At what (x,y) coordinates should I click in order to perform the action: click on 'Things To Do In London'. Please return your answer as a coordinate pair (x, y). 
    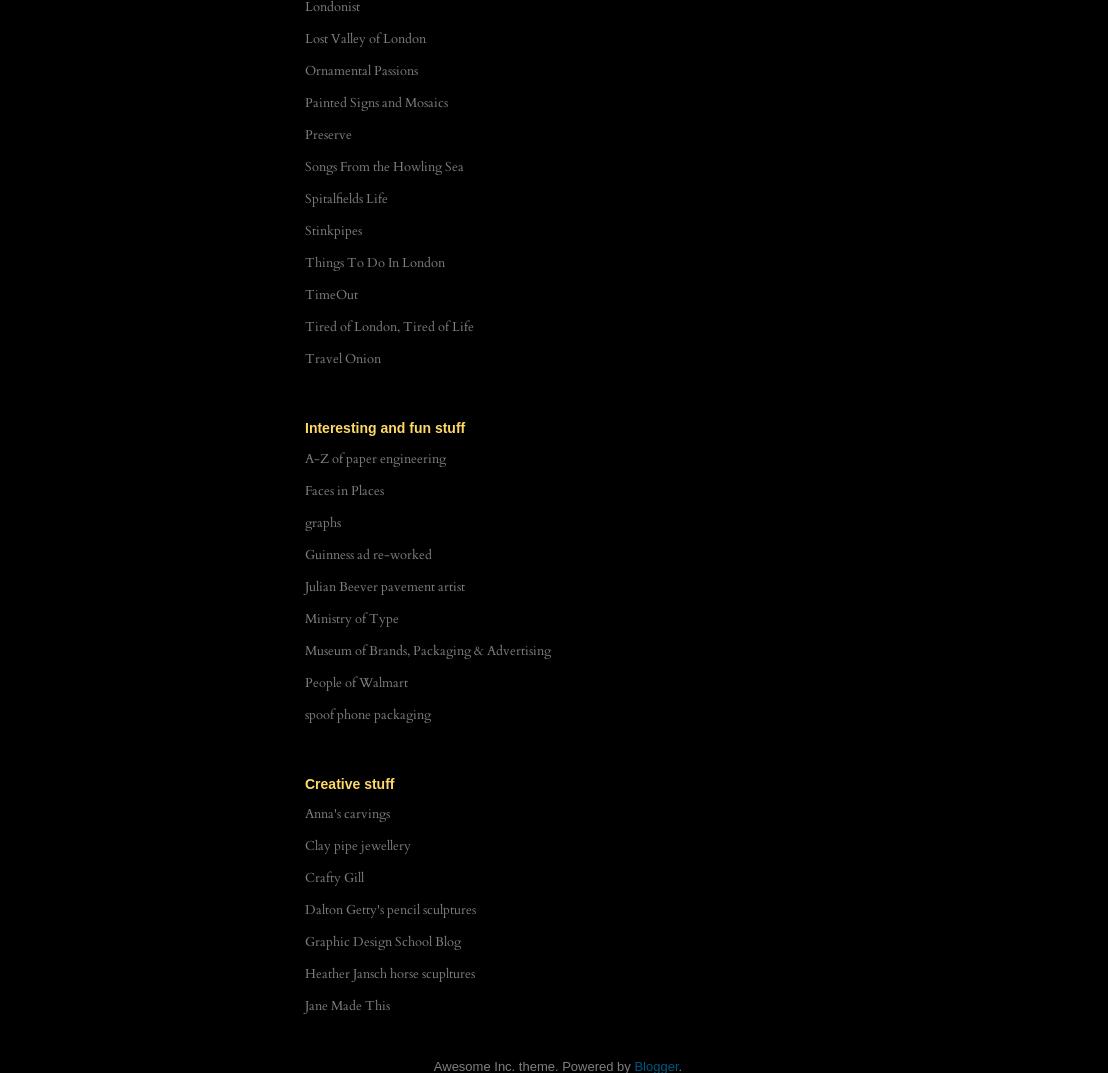
    Looking at the image, I should click on (305, 261).